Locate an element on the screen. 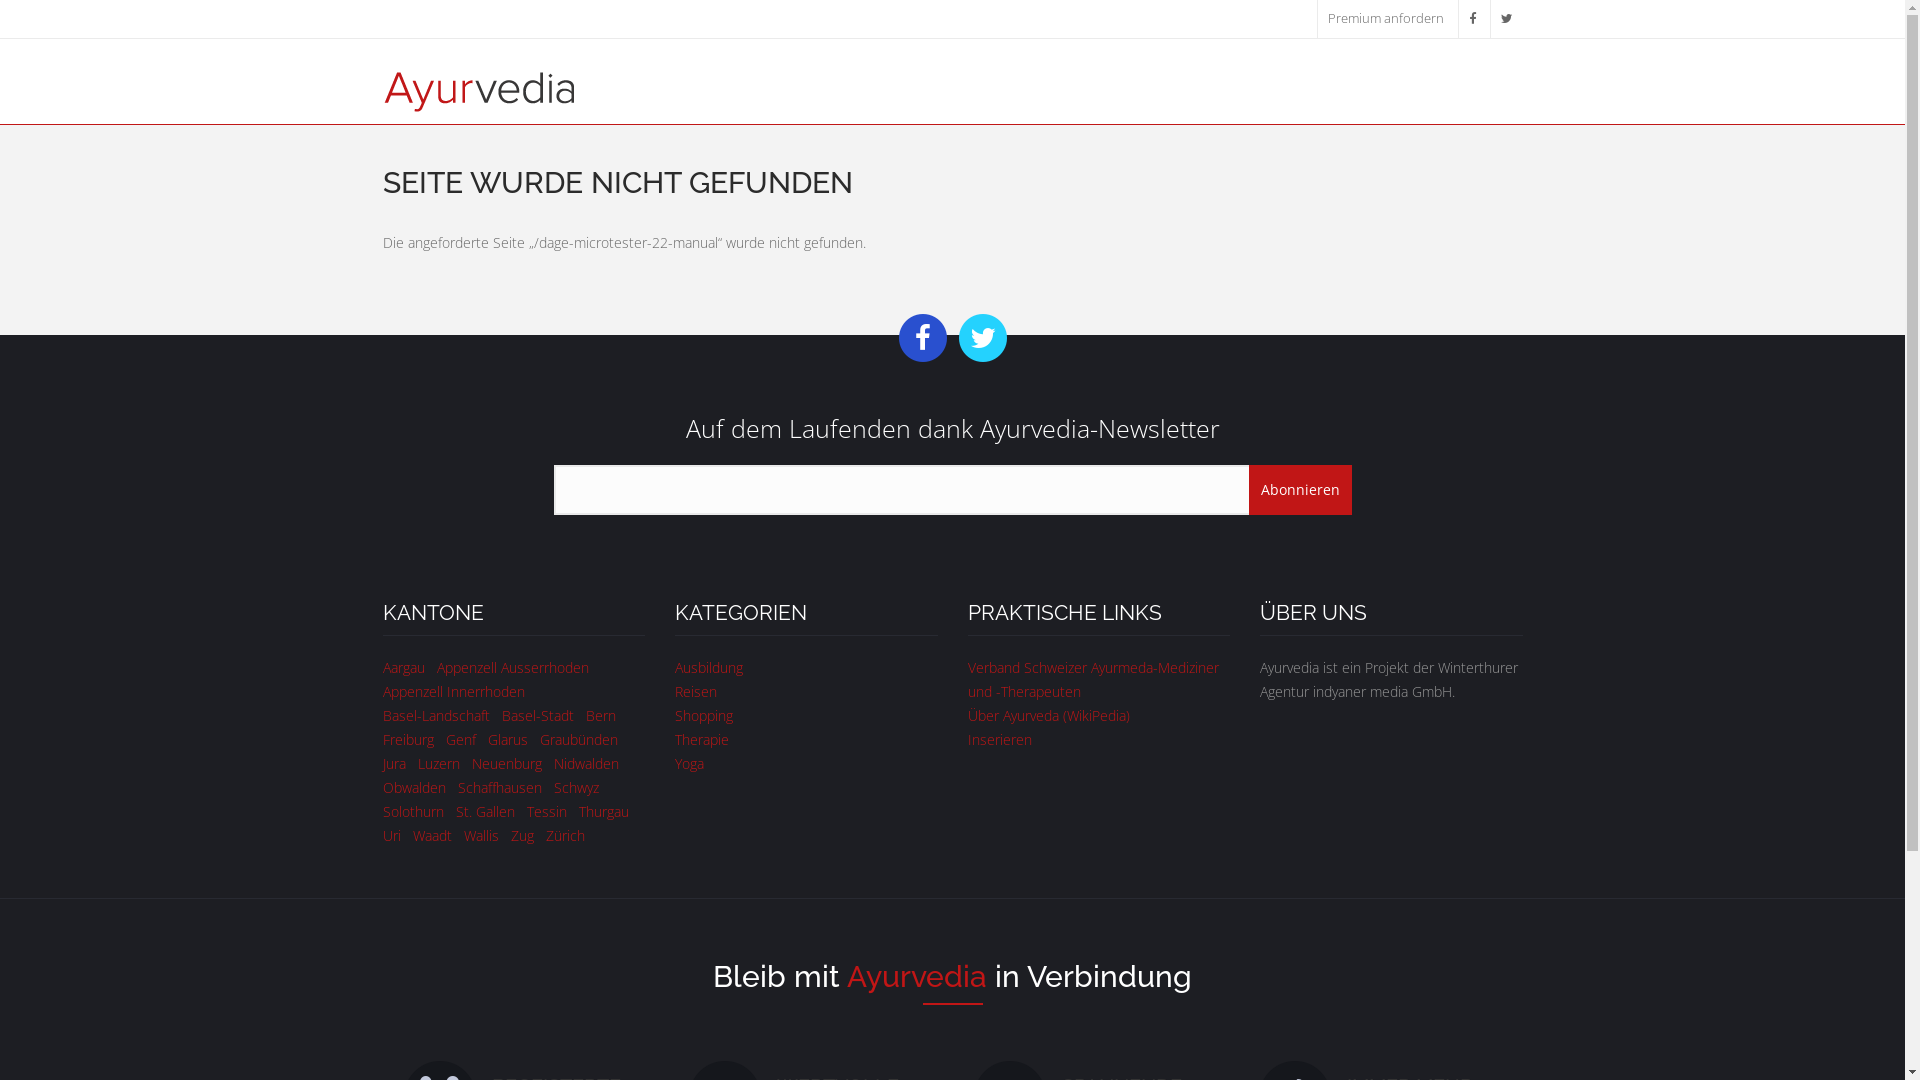  'Ausbildung' is located at coordinates (709, 667).